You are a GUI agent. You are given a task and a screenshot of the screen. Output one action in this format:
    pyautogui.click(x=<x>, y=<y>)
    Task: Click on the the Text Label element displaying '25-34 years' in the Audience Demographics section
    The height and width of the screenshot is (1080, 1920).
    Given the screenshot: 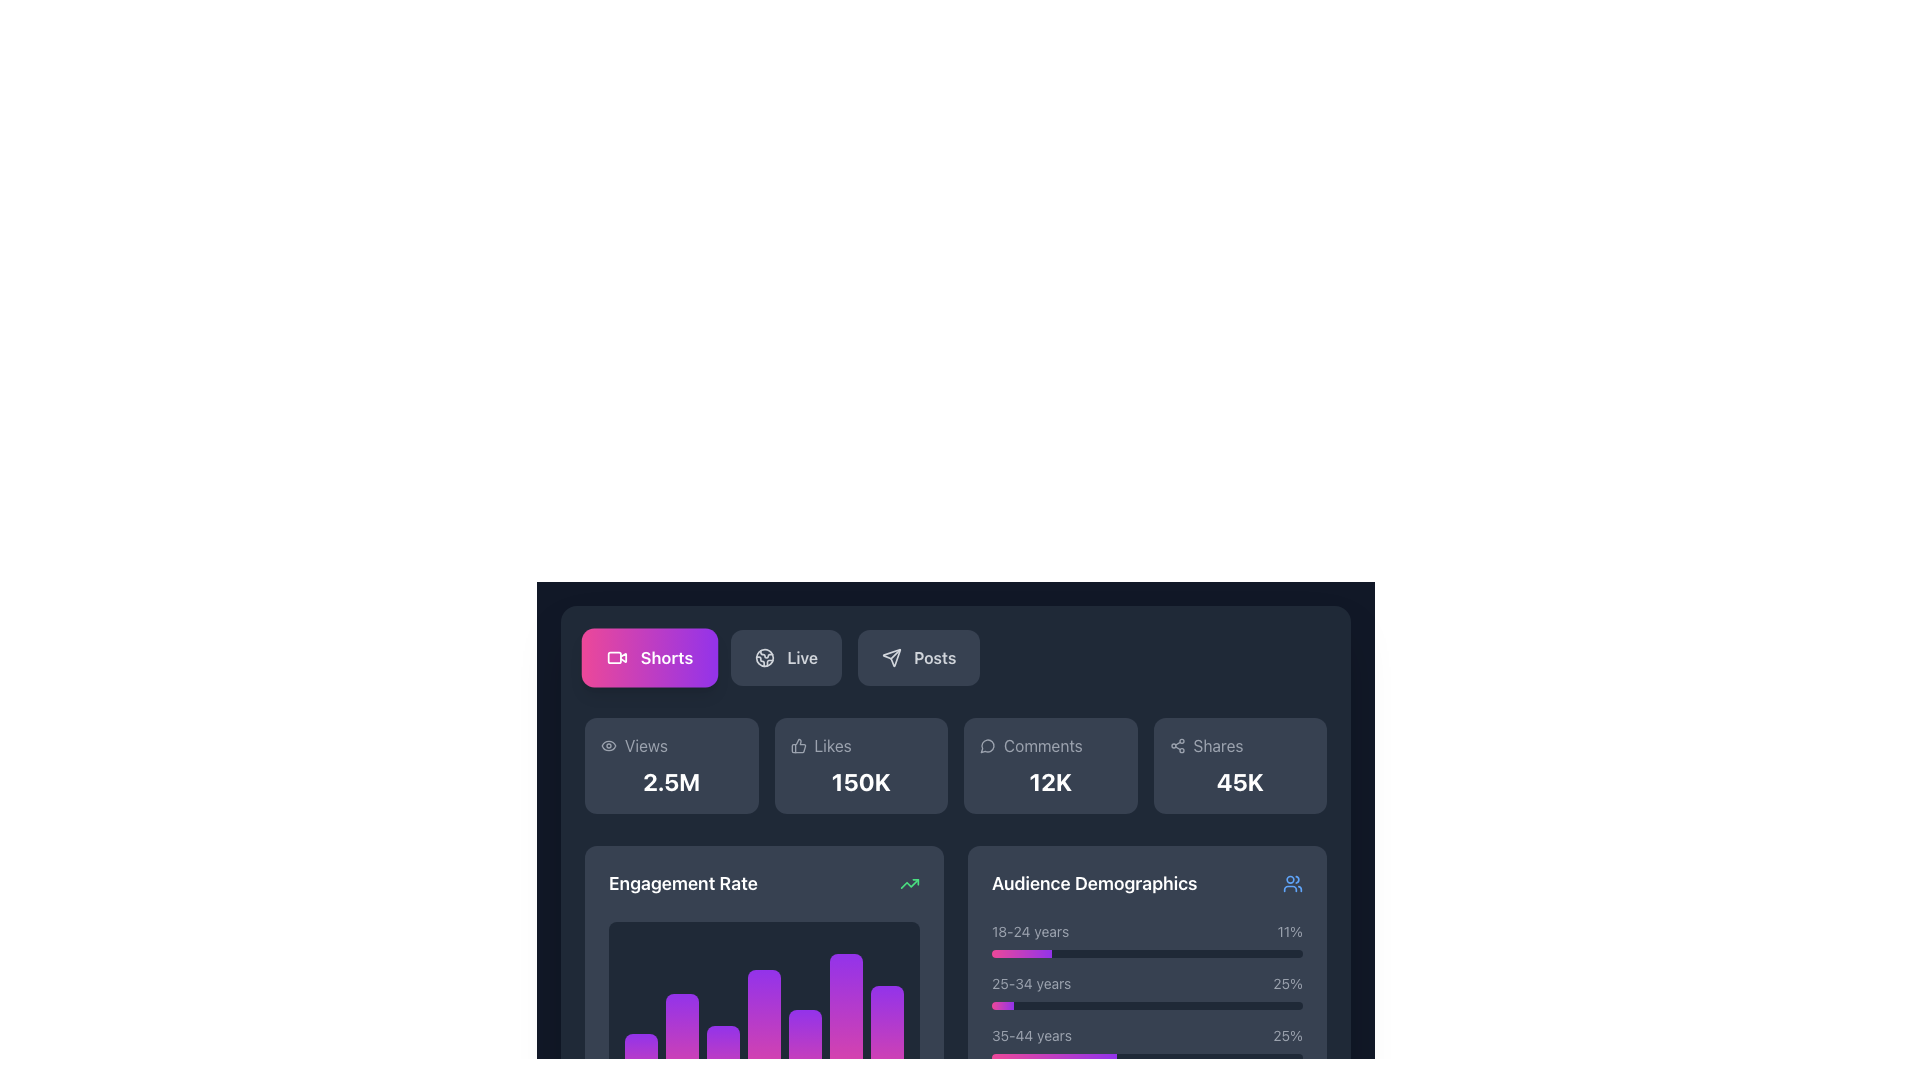 What is the action you would take?
    pyautogui.click(x=1031, y=982)
    